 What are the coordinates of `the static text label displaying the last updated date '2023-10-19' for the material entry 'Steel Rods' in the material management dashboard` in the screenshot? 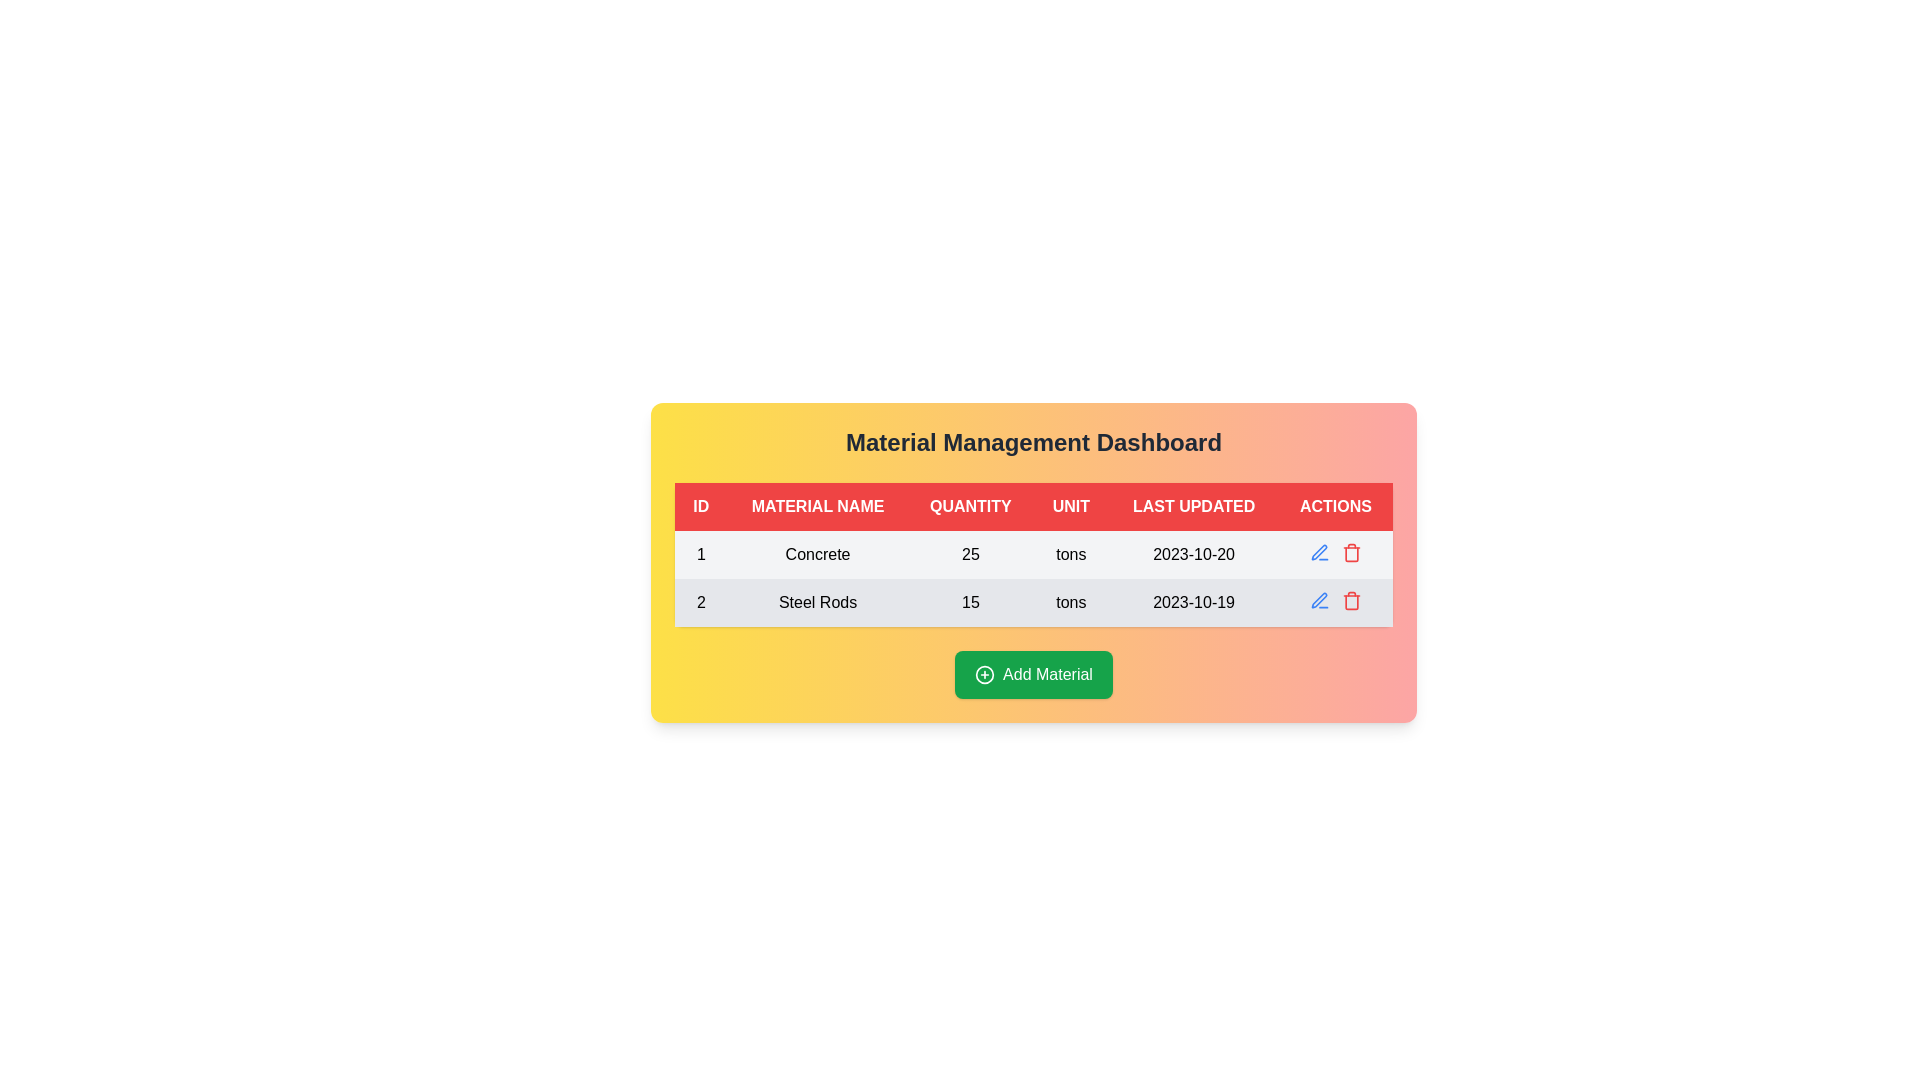 It's located at (1194, 601).